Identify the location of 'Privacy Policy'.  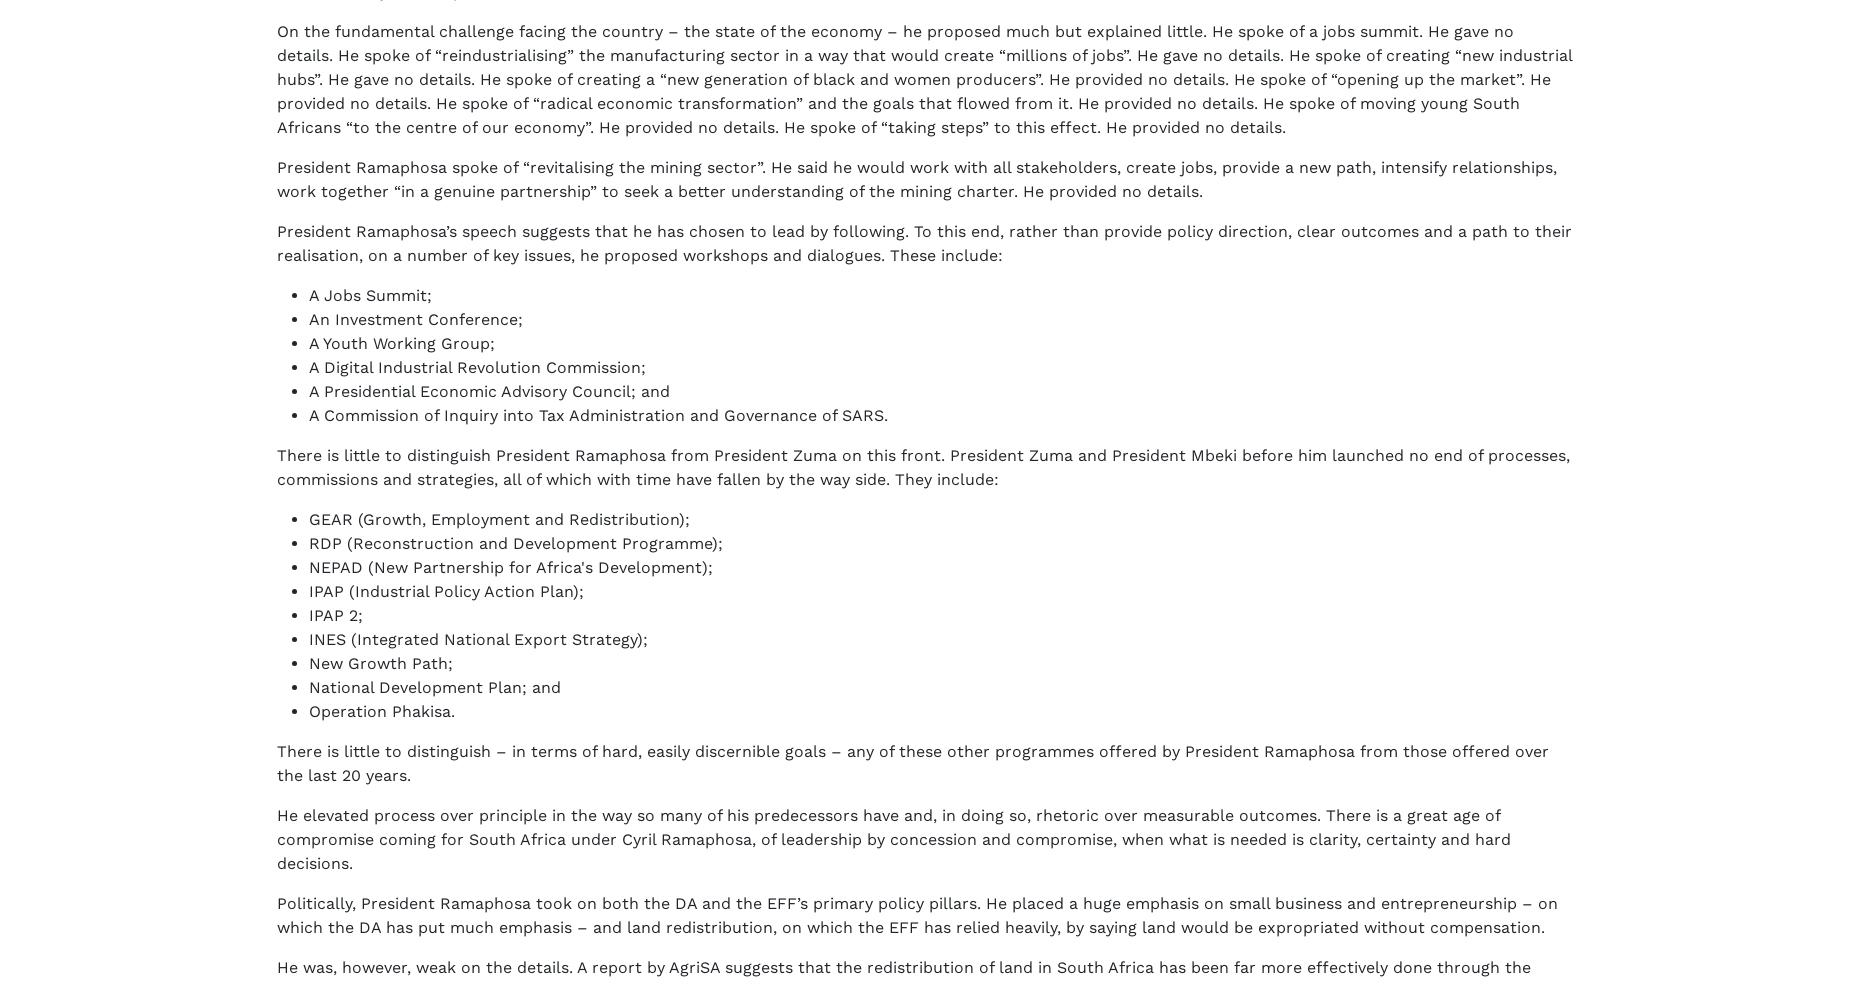
(476, 924).